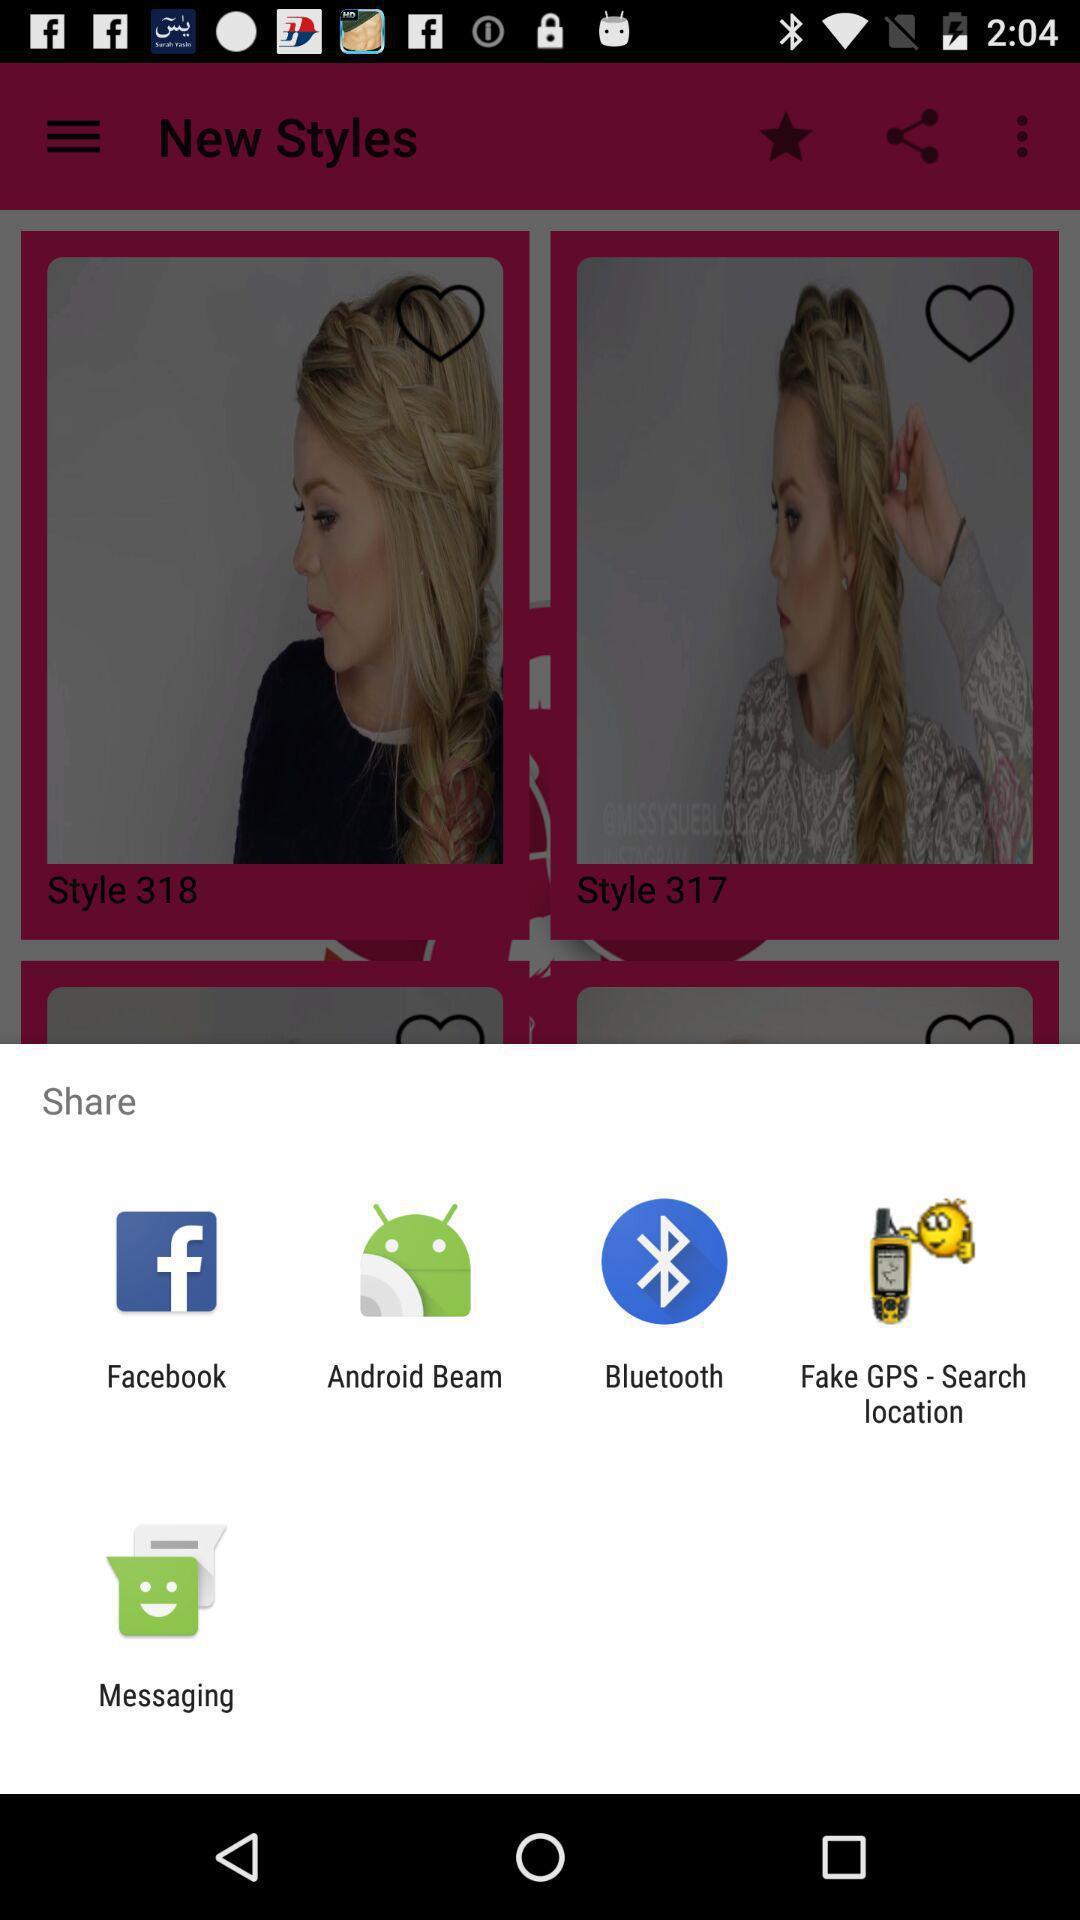  Describe the element at coordinates (664, 1392) in the screenshot. I see `the bluetooth` at that location.